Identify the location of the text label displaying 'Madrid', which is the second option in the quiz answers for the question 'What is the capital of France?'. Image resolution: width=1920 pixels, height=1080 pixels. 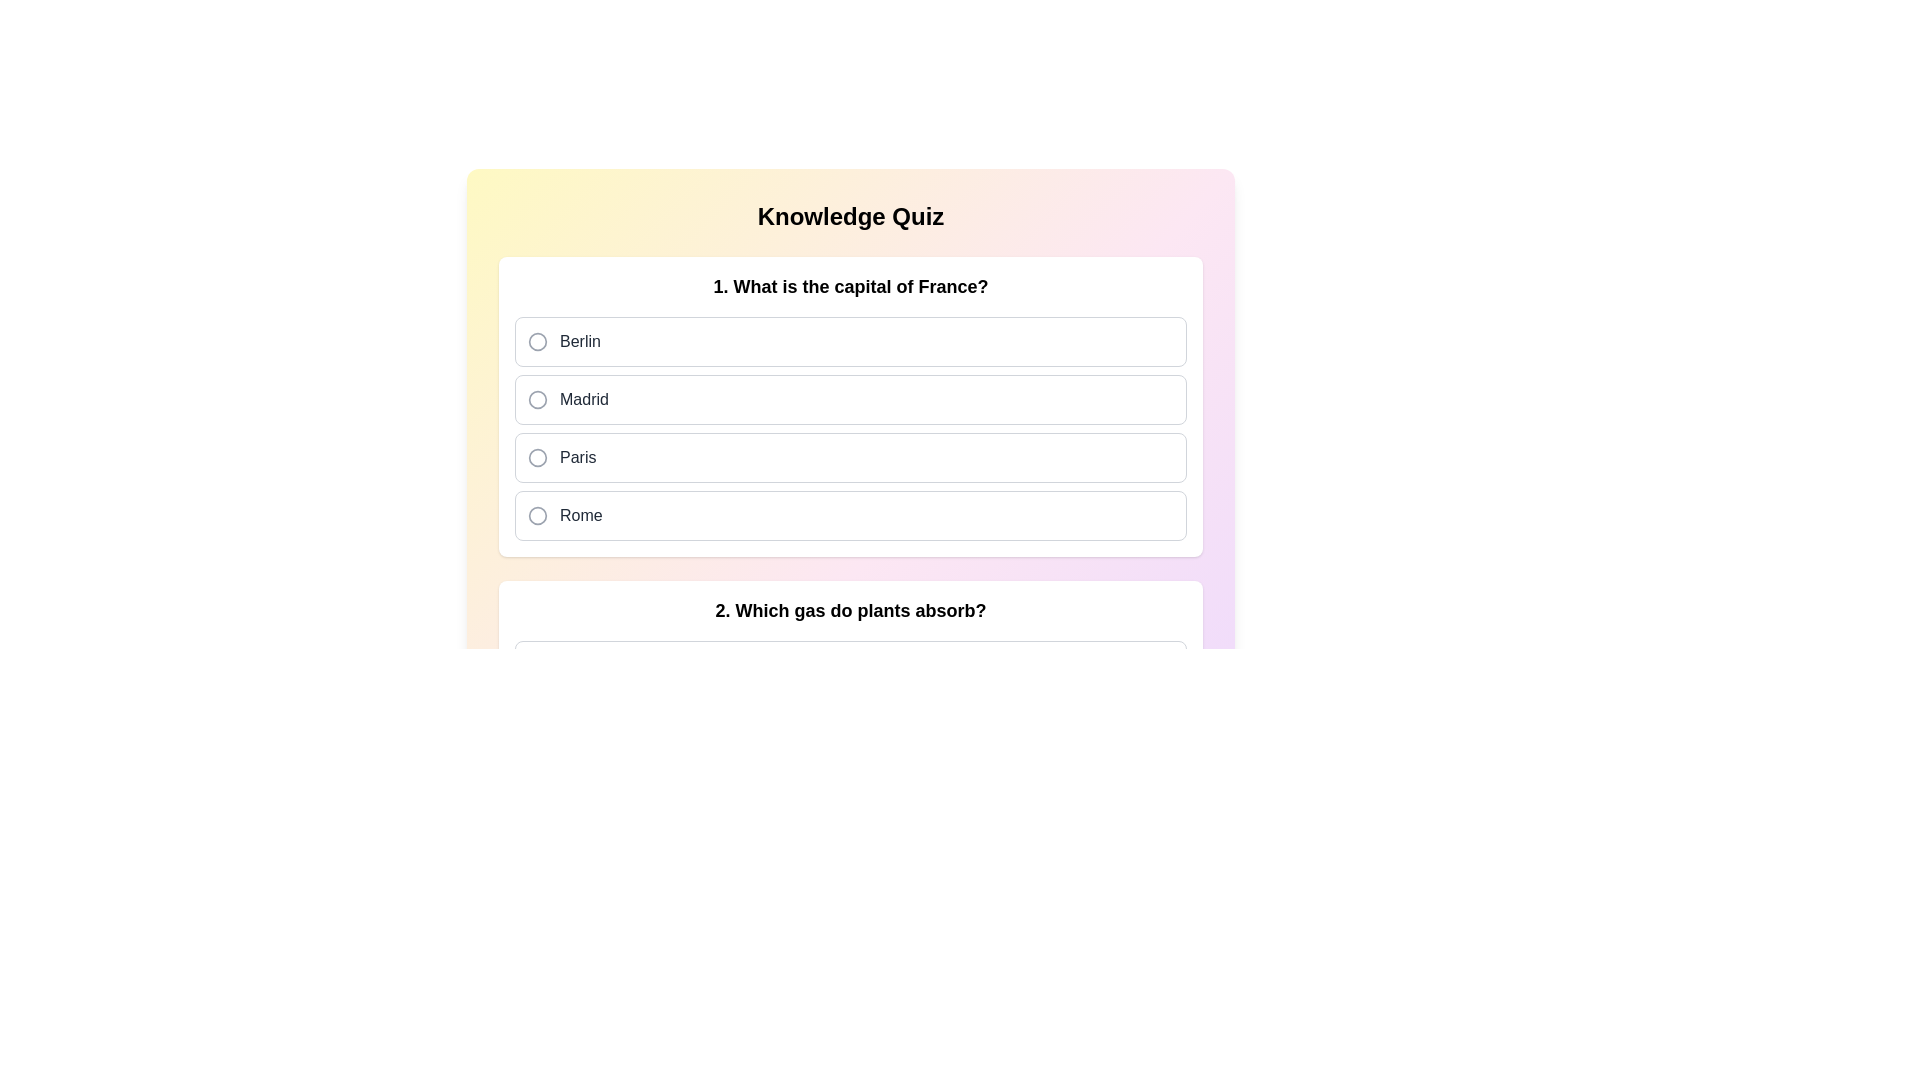
(583, 400).